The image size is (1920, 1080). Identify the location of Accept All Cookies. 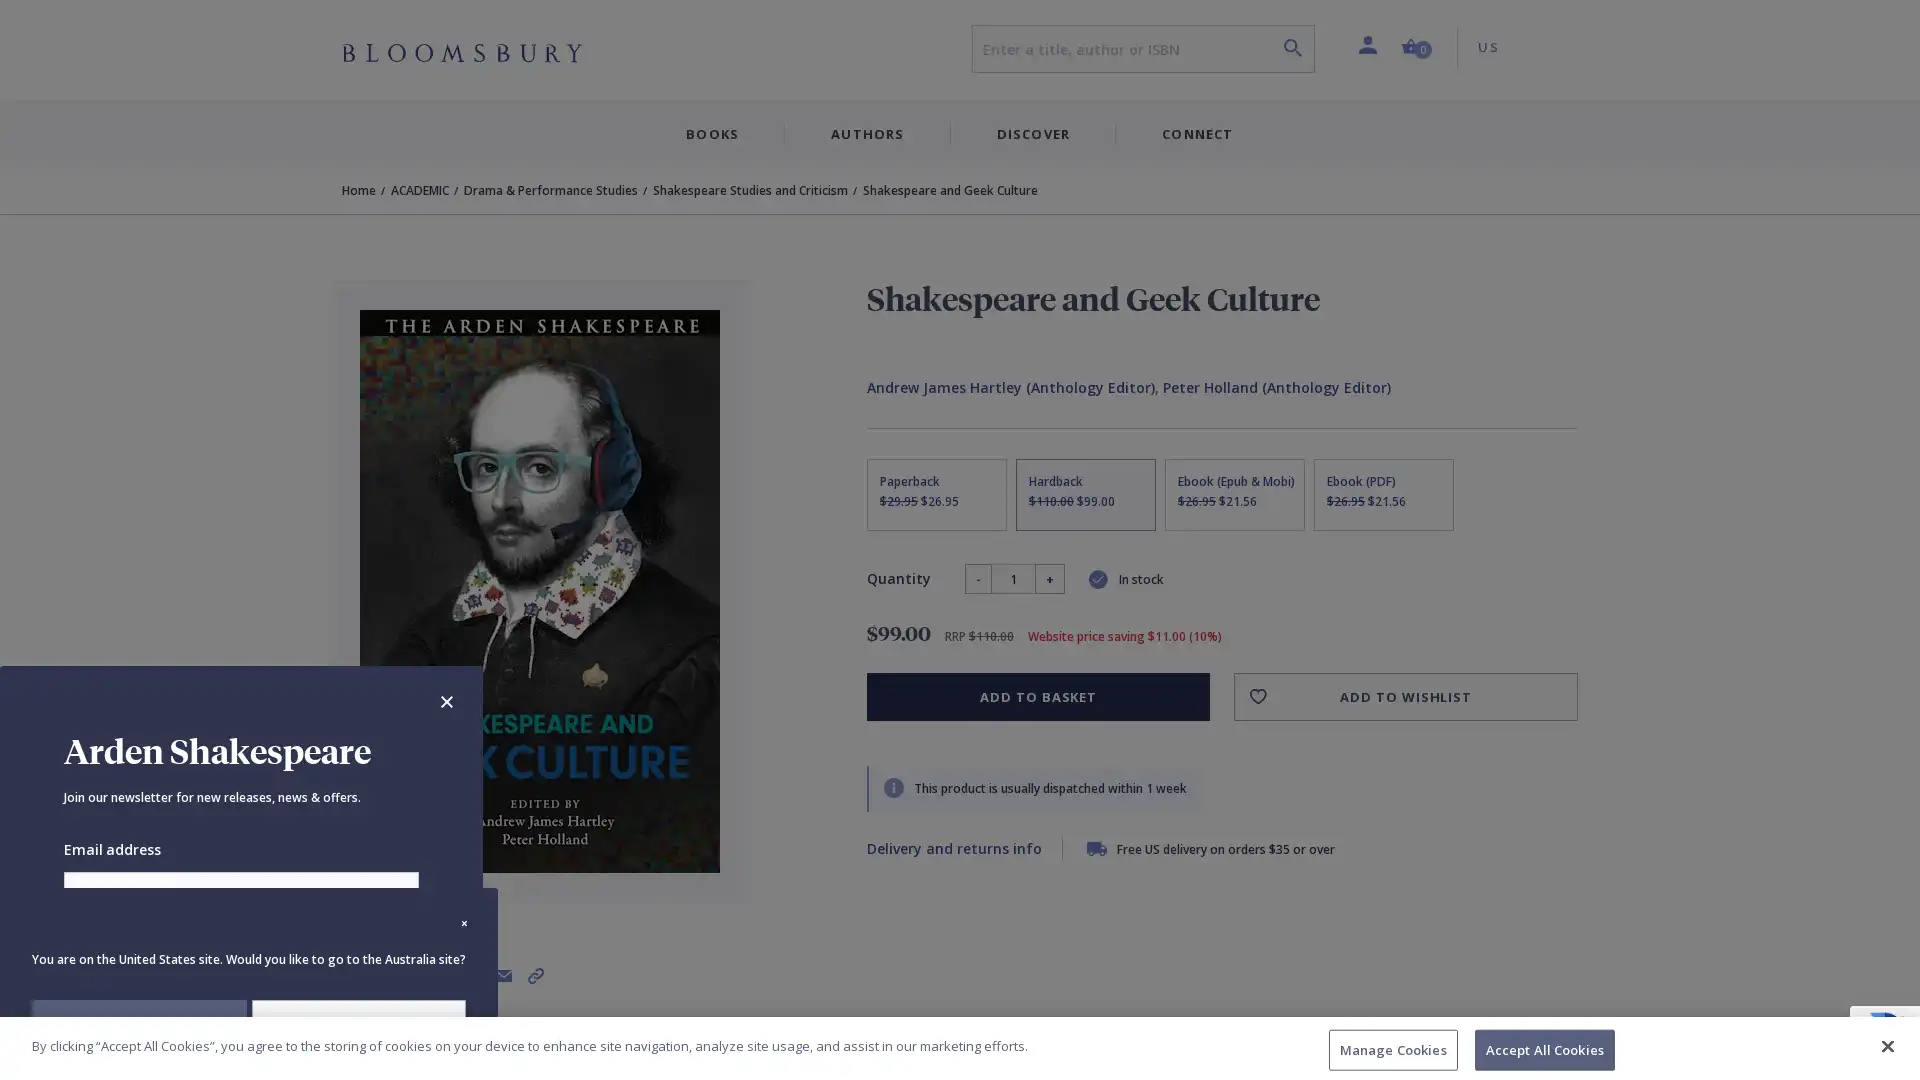
(1543, 1048).